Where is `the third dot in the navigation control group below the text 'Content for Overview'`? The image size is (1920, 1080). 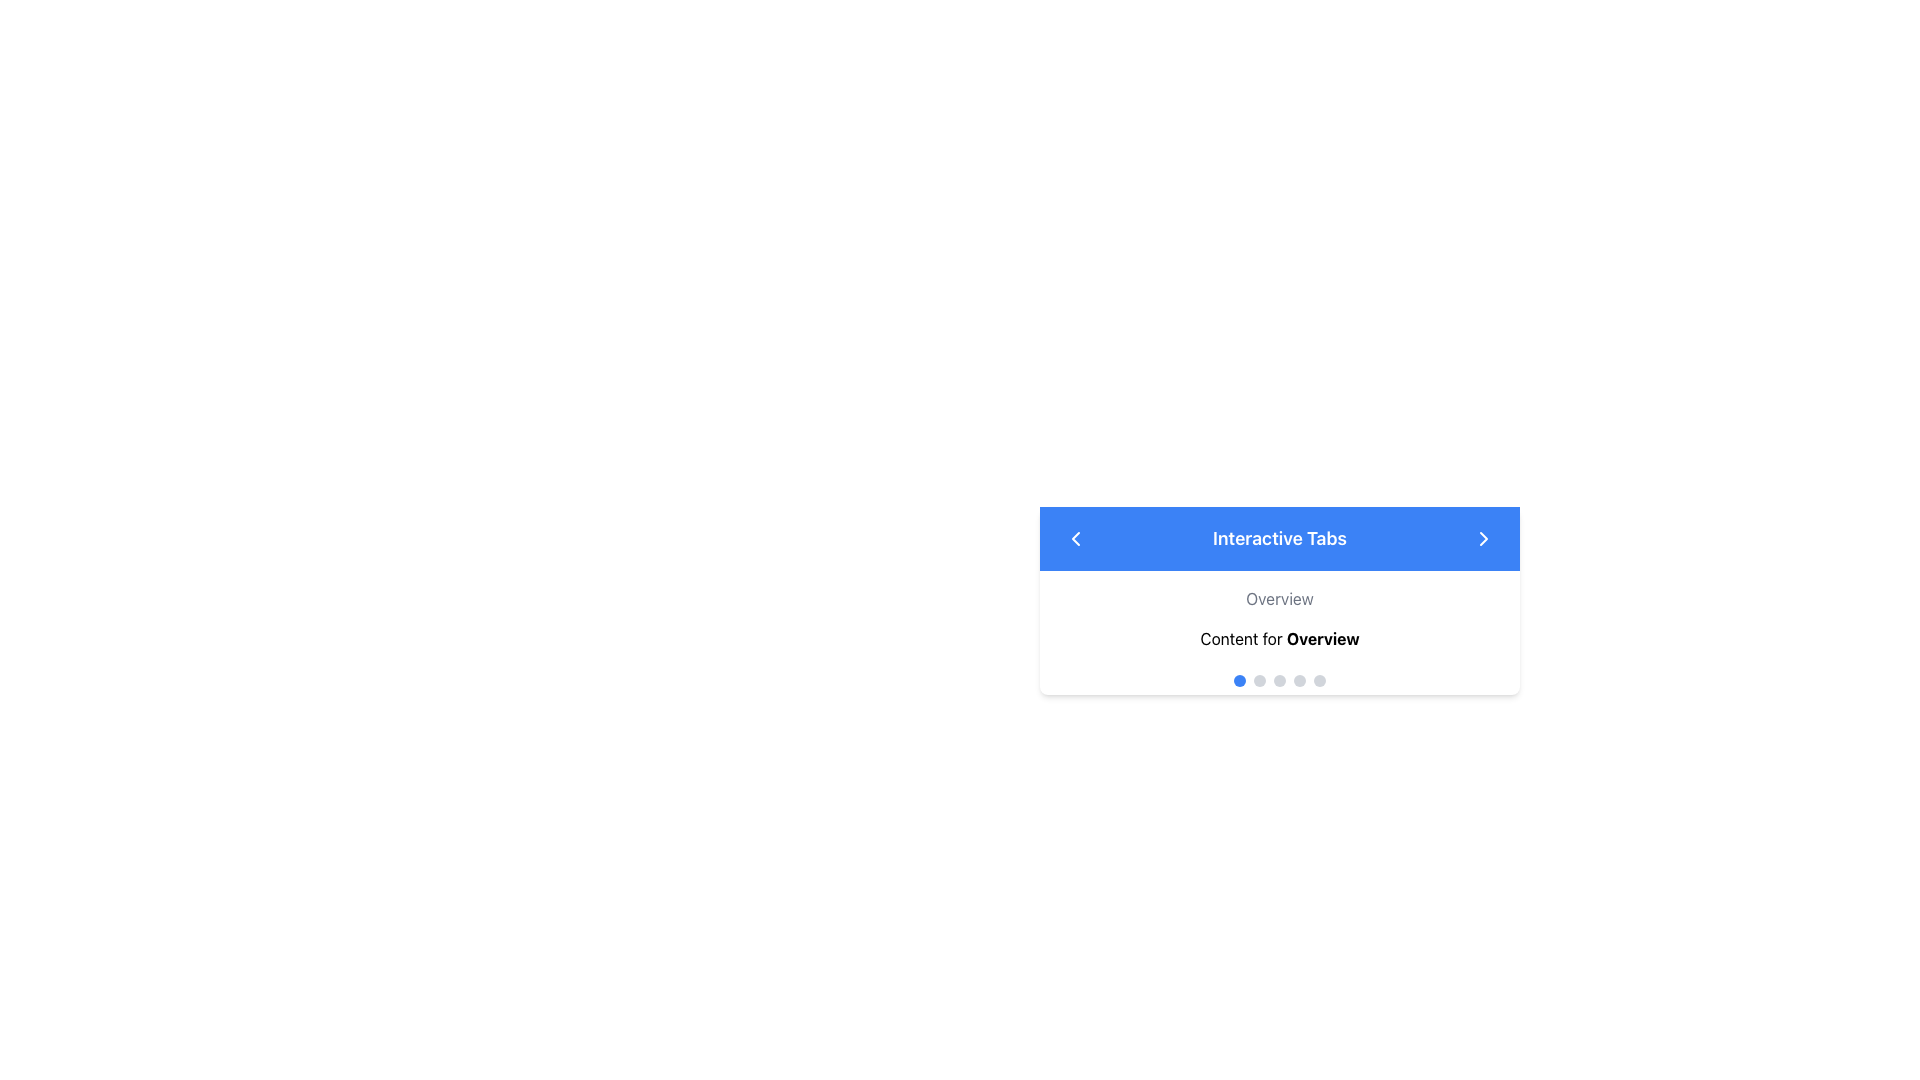 the third dot in the navigation control group below the text 'Content for Overview' is located at coordinates (1280, 680).